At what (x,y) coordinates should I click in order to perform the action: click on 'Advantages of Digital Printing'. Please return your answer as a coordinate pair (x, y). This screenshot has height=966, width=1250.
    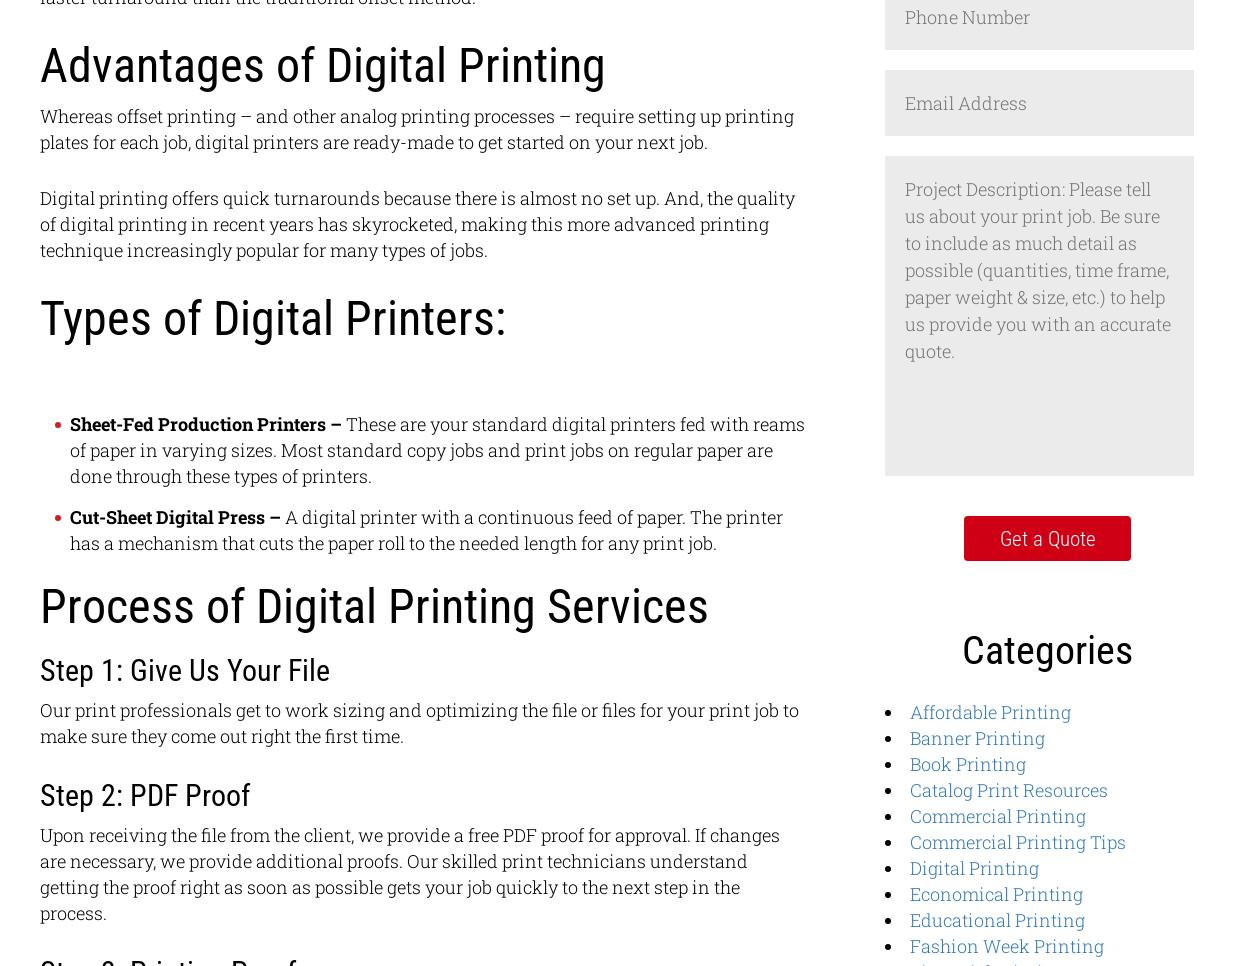
    Looking at the image, I should click on (322, 64).